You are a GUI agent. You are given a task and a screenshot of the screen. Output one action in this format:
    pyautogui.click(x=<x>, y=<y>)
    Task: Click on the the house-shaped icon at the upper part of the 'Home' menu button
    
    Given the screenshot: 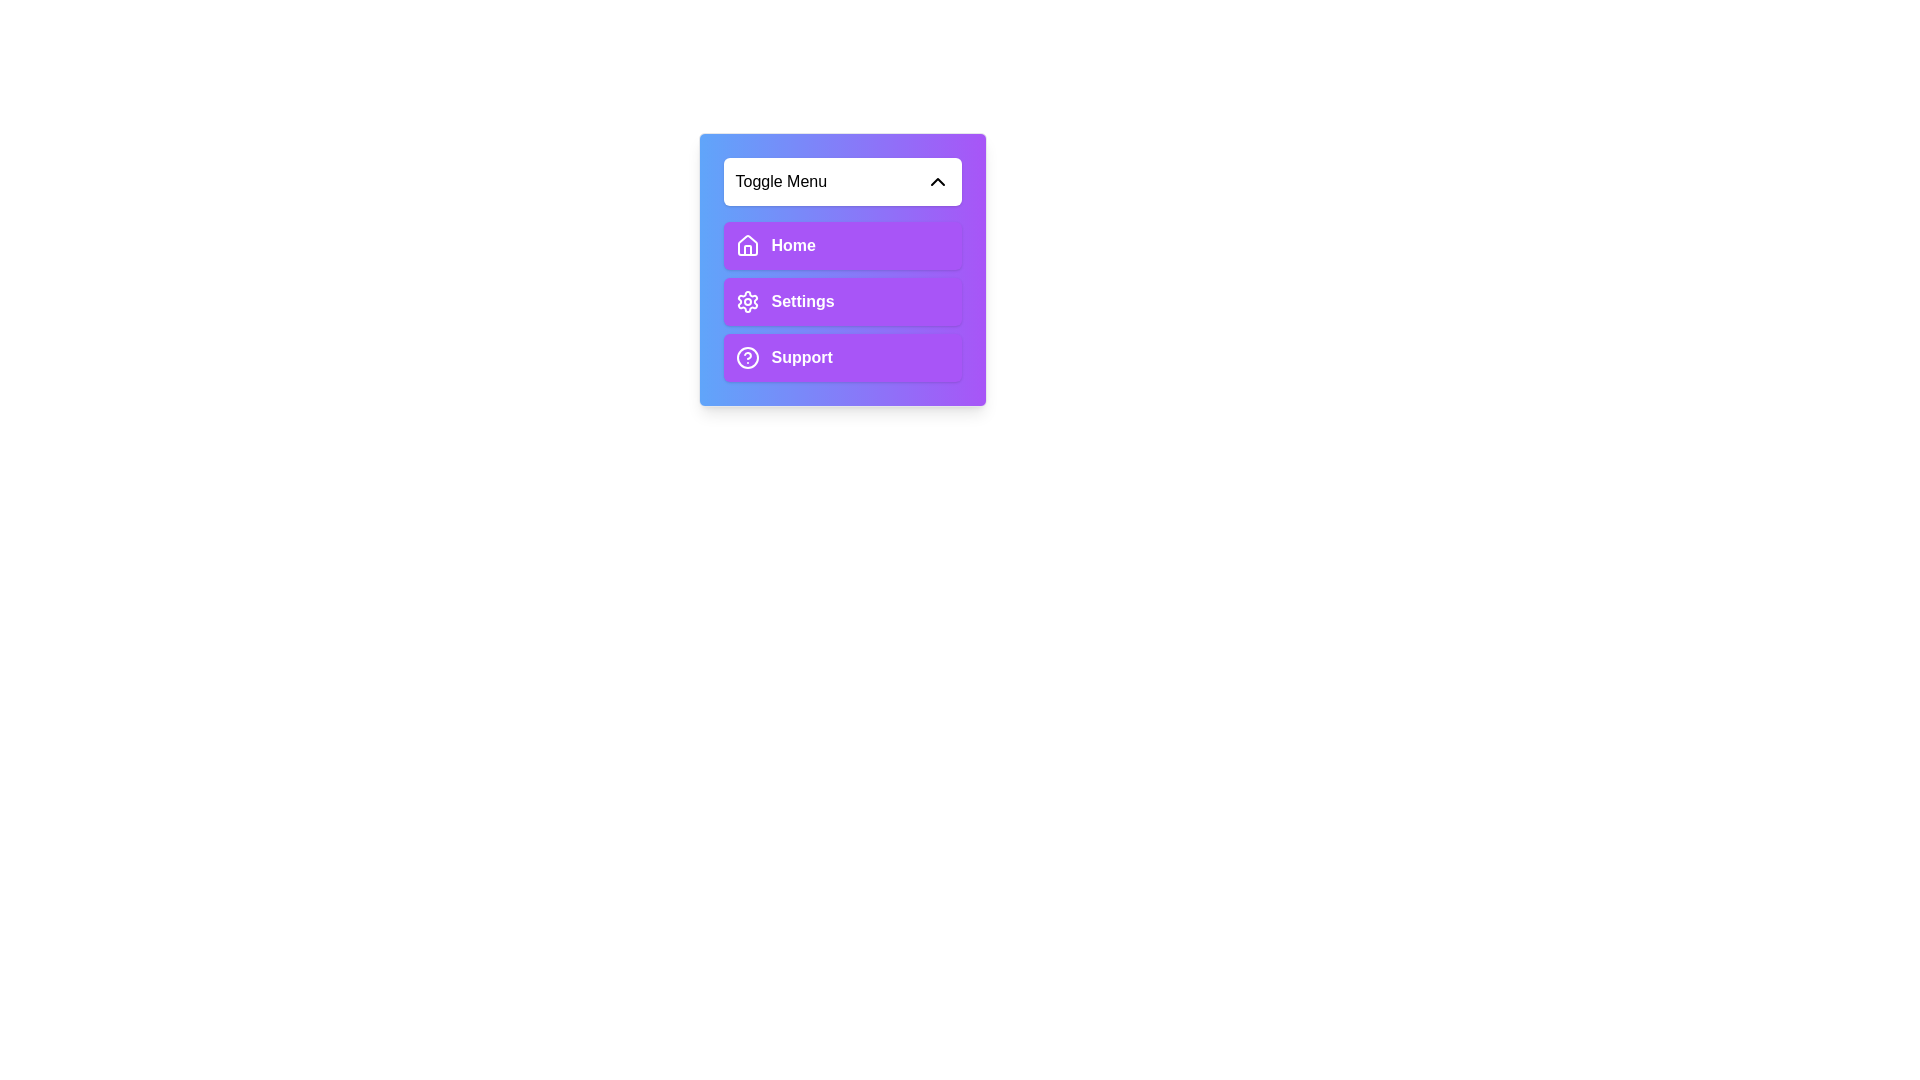 What is the action you would take?
    pyautogui.click(x=746, y=244)
    